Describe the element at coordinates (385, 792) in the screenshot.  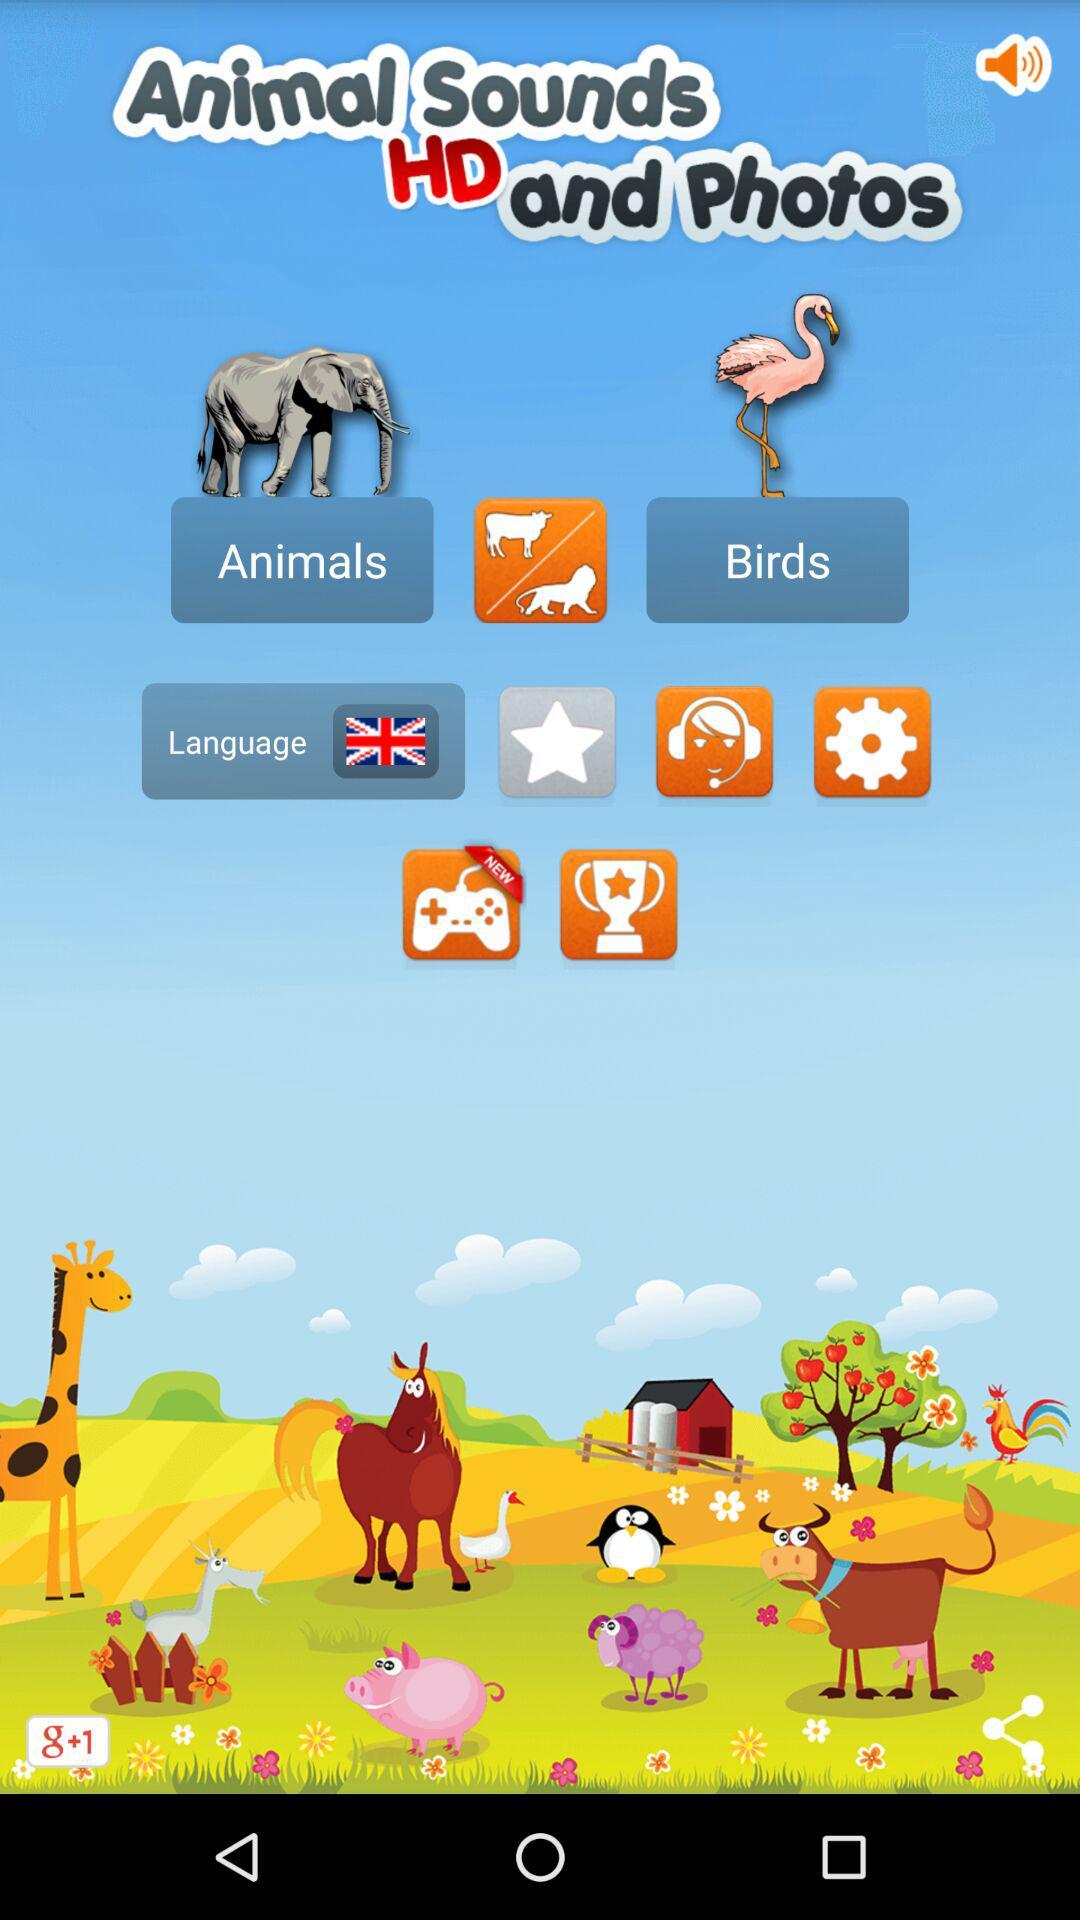
I see `the national_flag icon` at that location.